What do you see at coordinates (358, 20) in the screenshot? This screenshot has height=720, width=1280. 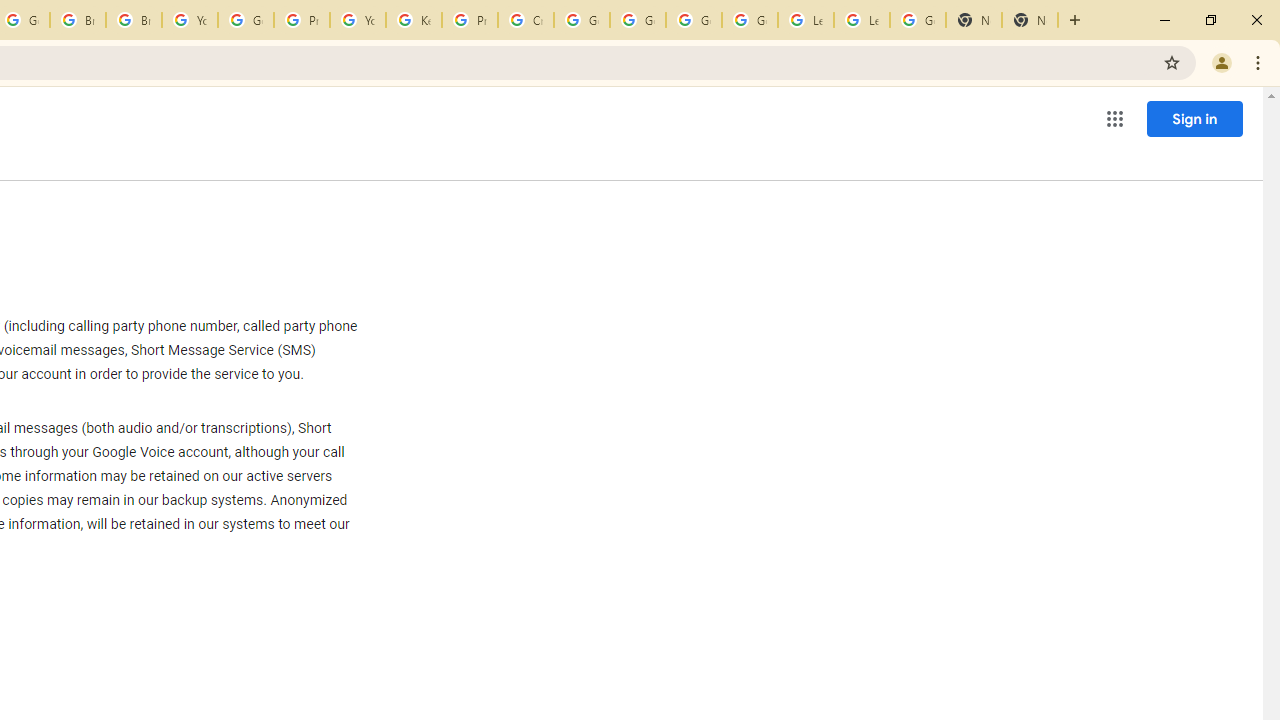 I see `'YouTube'` at bounding box center [358, 20].